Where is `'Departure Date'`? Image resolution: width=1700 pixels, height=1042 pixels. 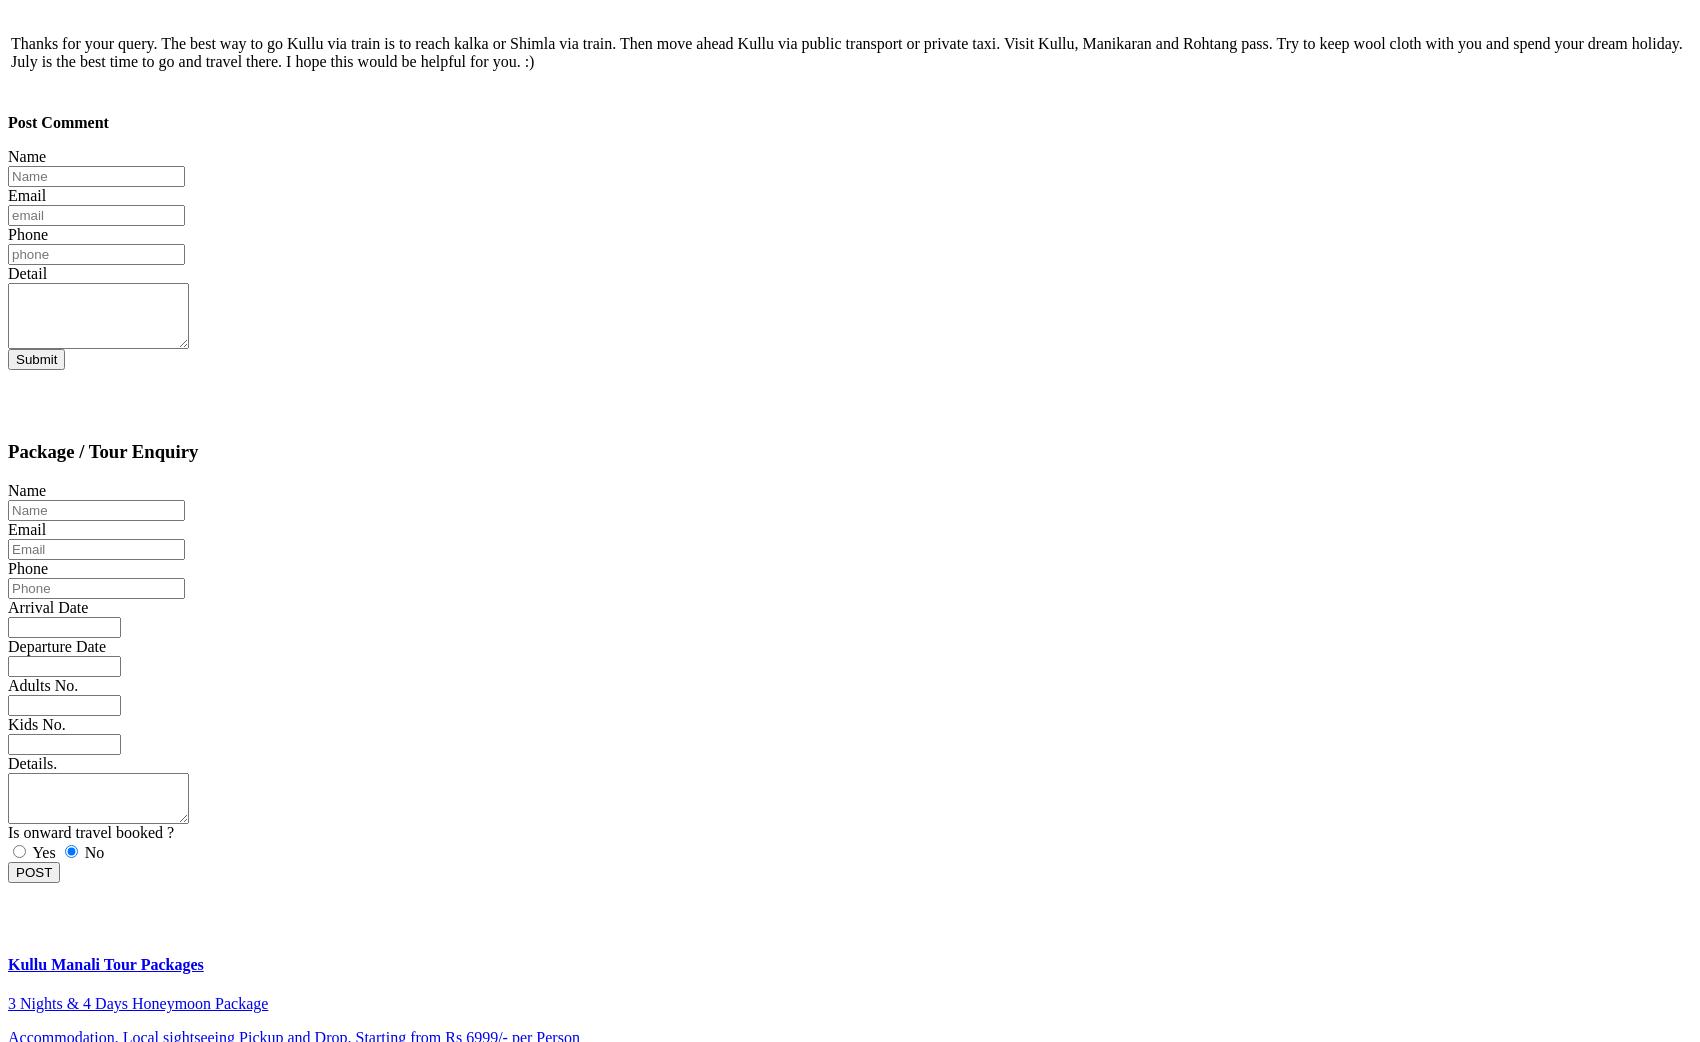 'Departure Date' is located at coordinates (56, 645).